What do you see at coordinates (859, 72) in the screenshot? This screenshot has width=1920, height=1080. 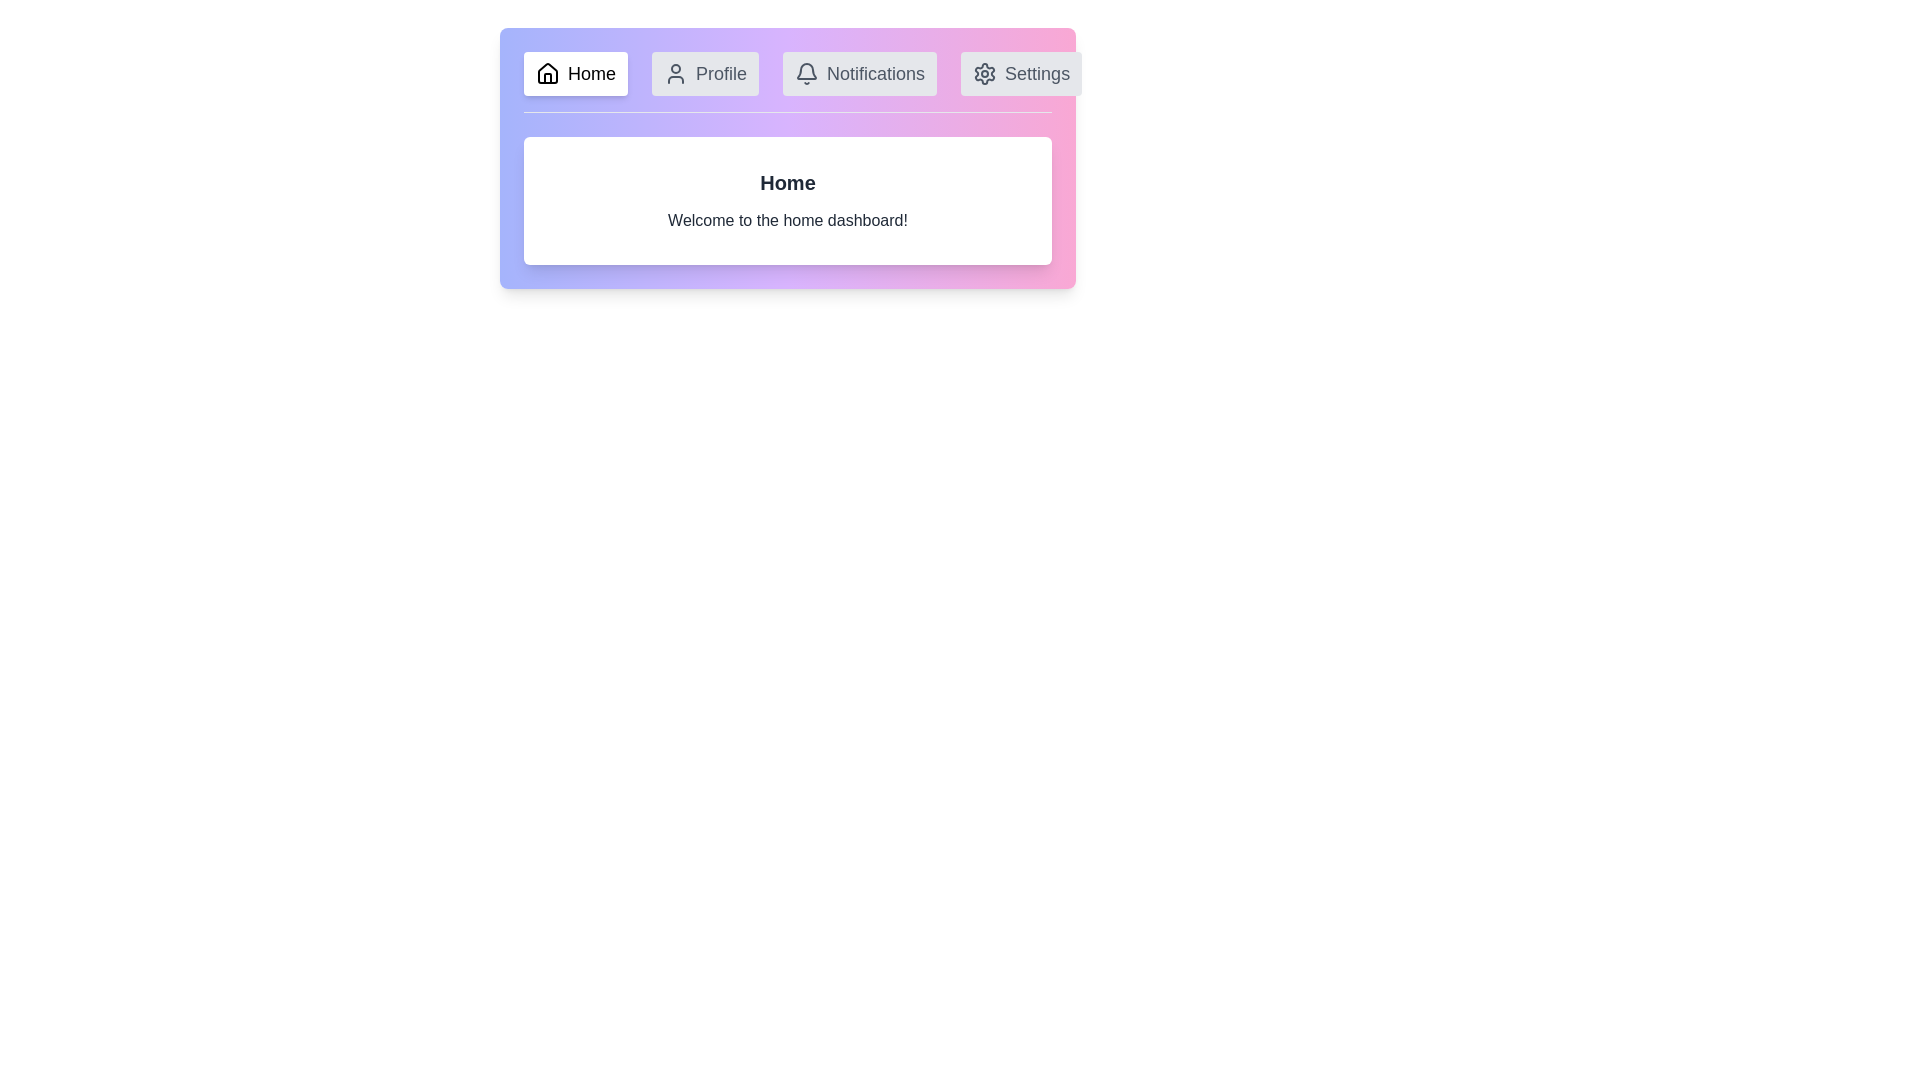 I see `the tab labeled Notifications to select it` at bounding box center [859, 72].